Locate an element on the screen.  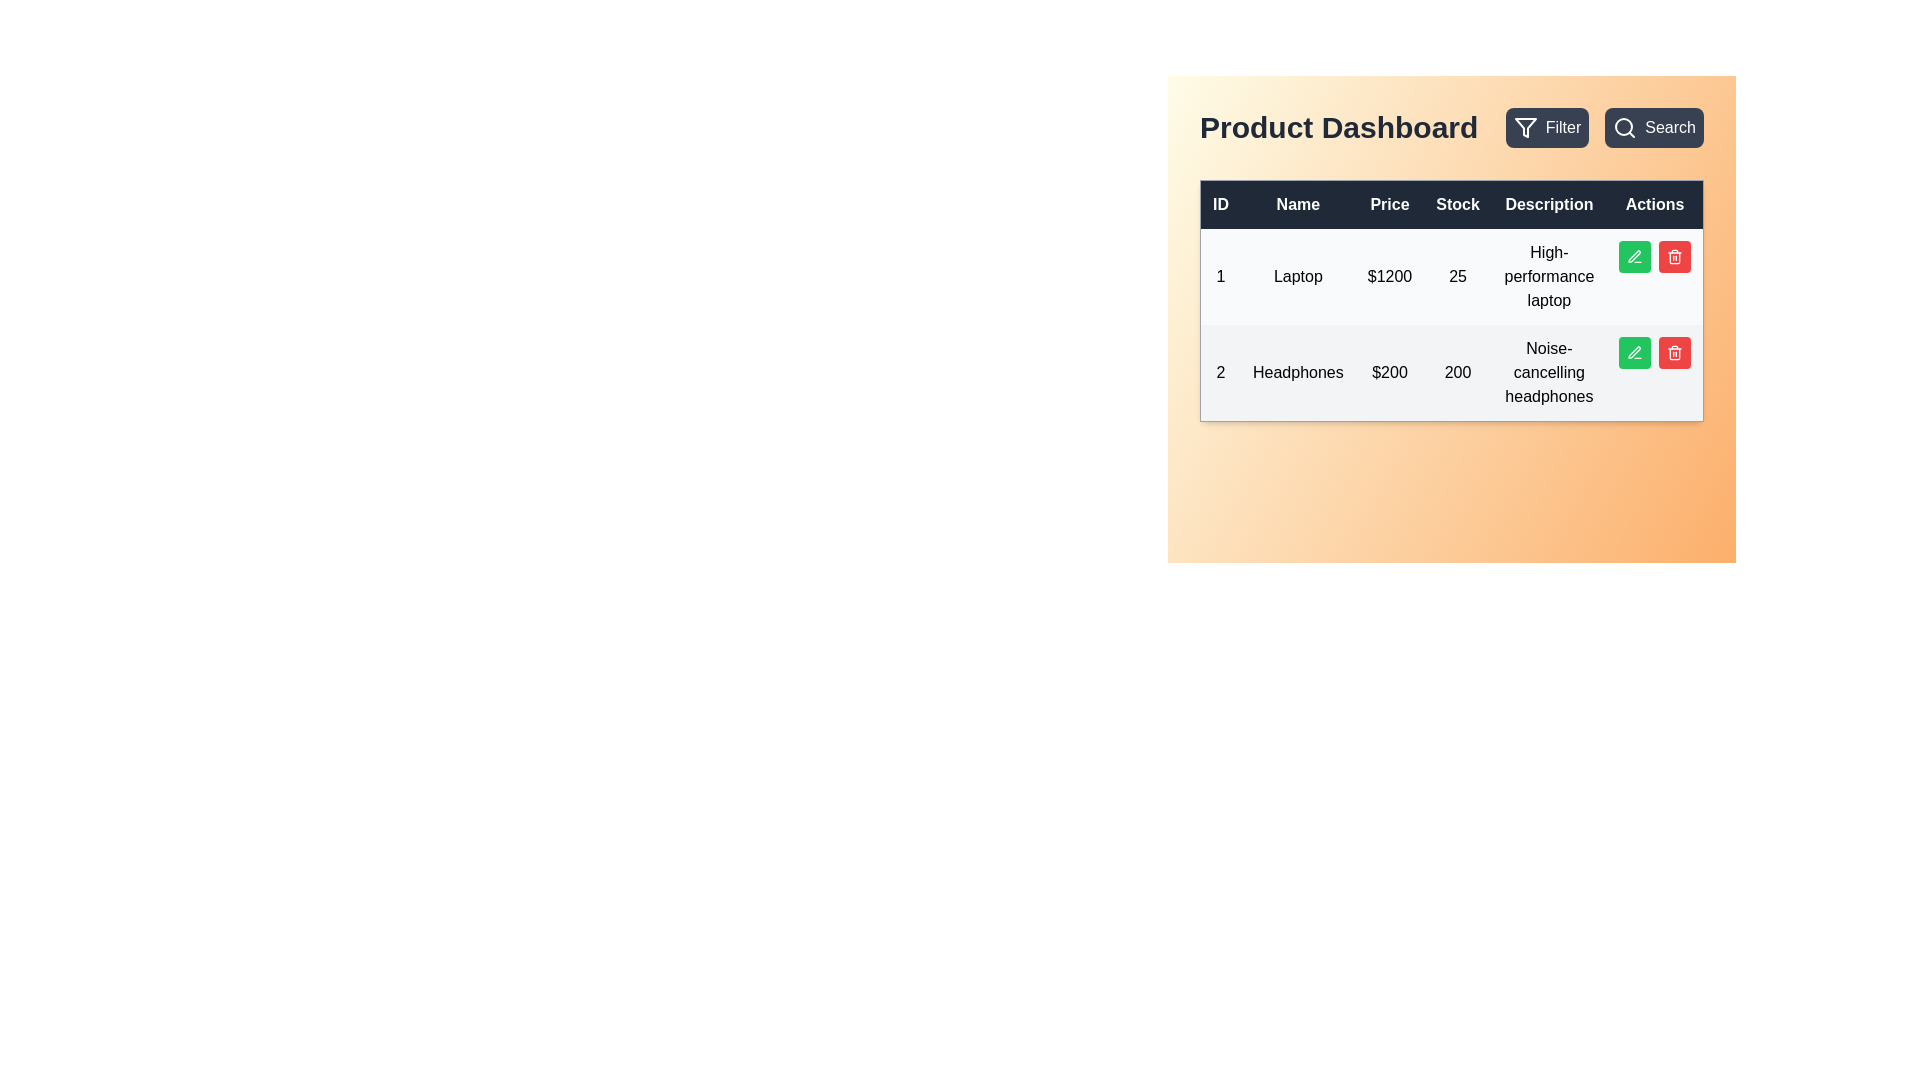
the small red trash bin icon button located under the 'Actions' column in the second row of the Product Dashboard table is located at coordinates (1675, 256).